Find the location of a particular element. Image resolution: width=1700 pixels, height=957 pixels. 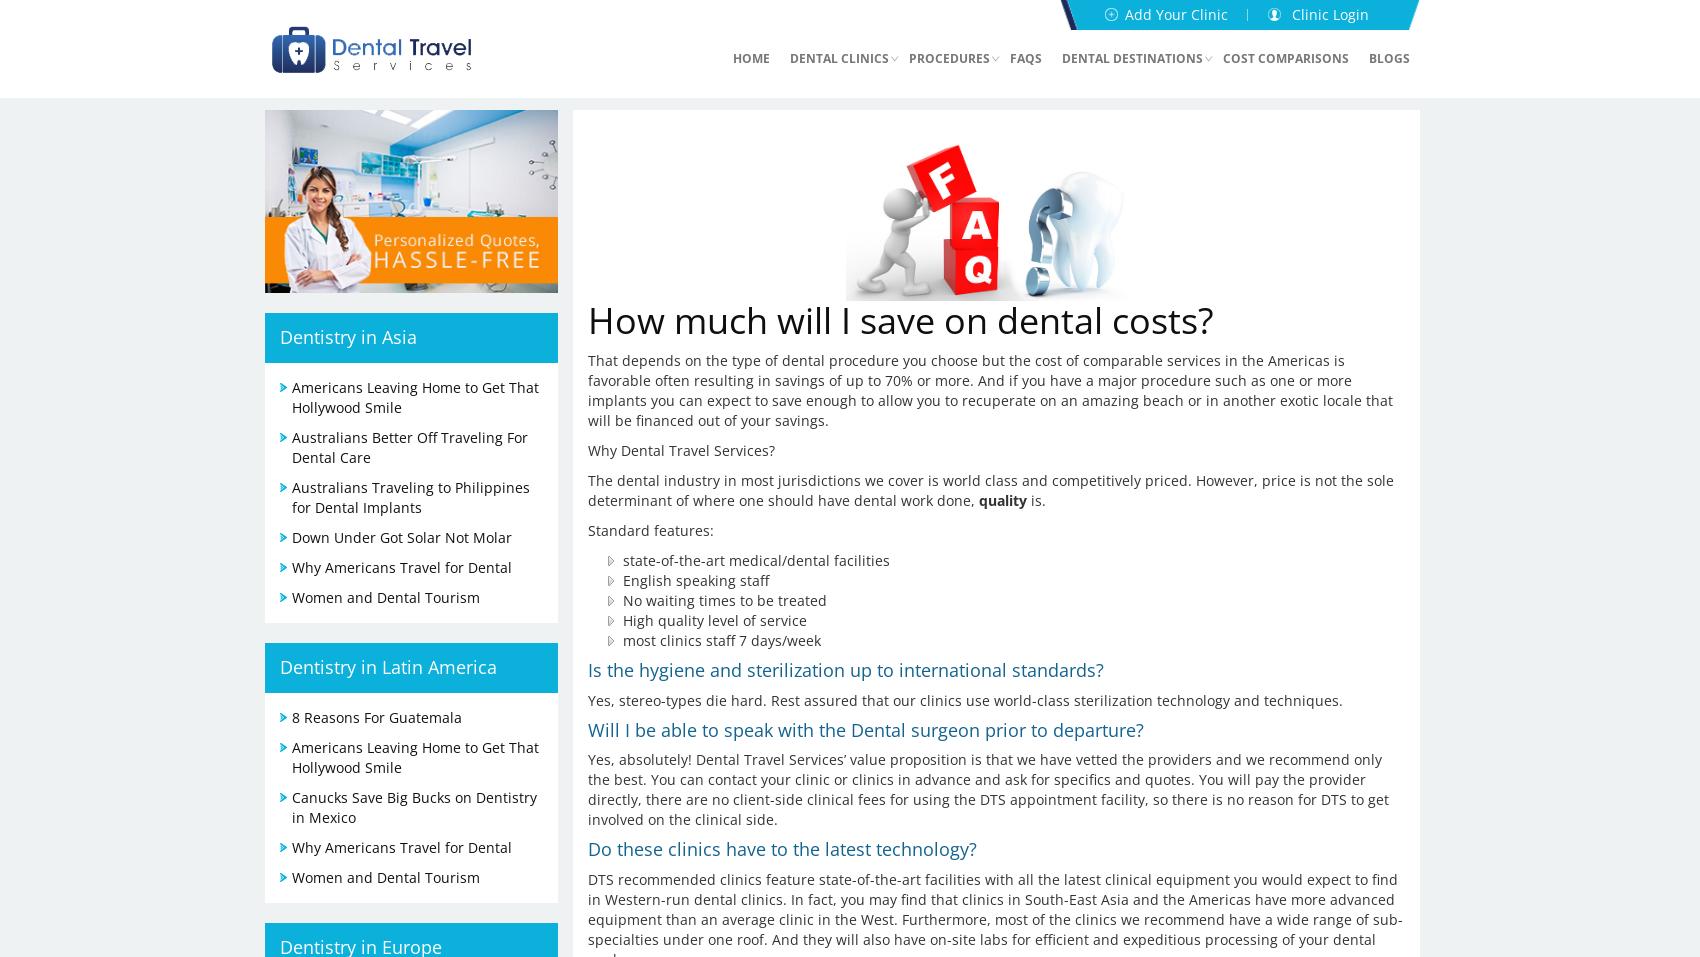

'That depends on the type of dental procedure you choose but the cost of comparable services in the Americas is favorable often resulting in savings of up to 70% or more. And if you have a major procedure such as one or more implants you can expect to save enough to allow you to recuperate on an amazing beach or in another exotic locale that will be financed out of your savings.' is located at coordinates (988, 388).